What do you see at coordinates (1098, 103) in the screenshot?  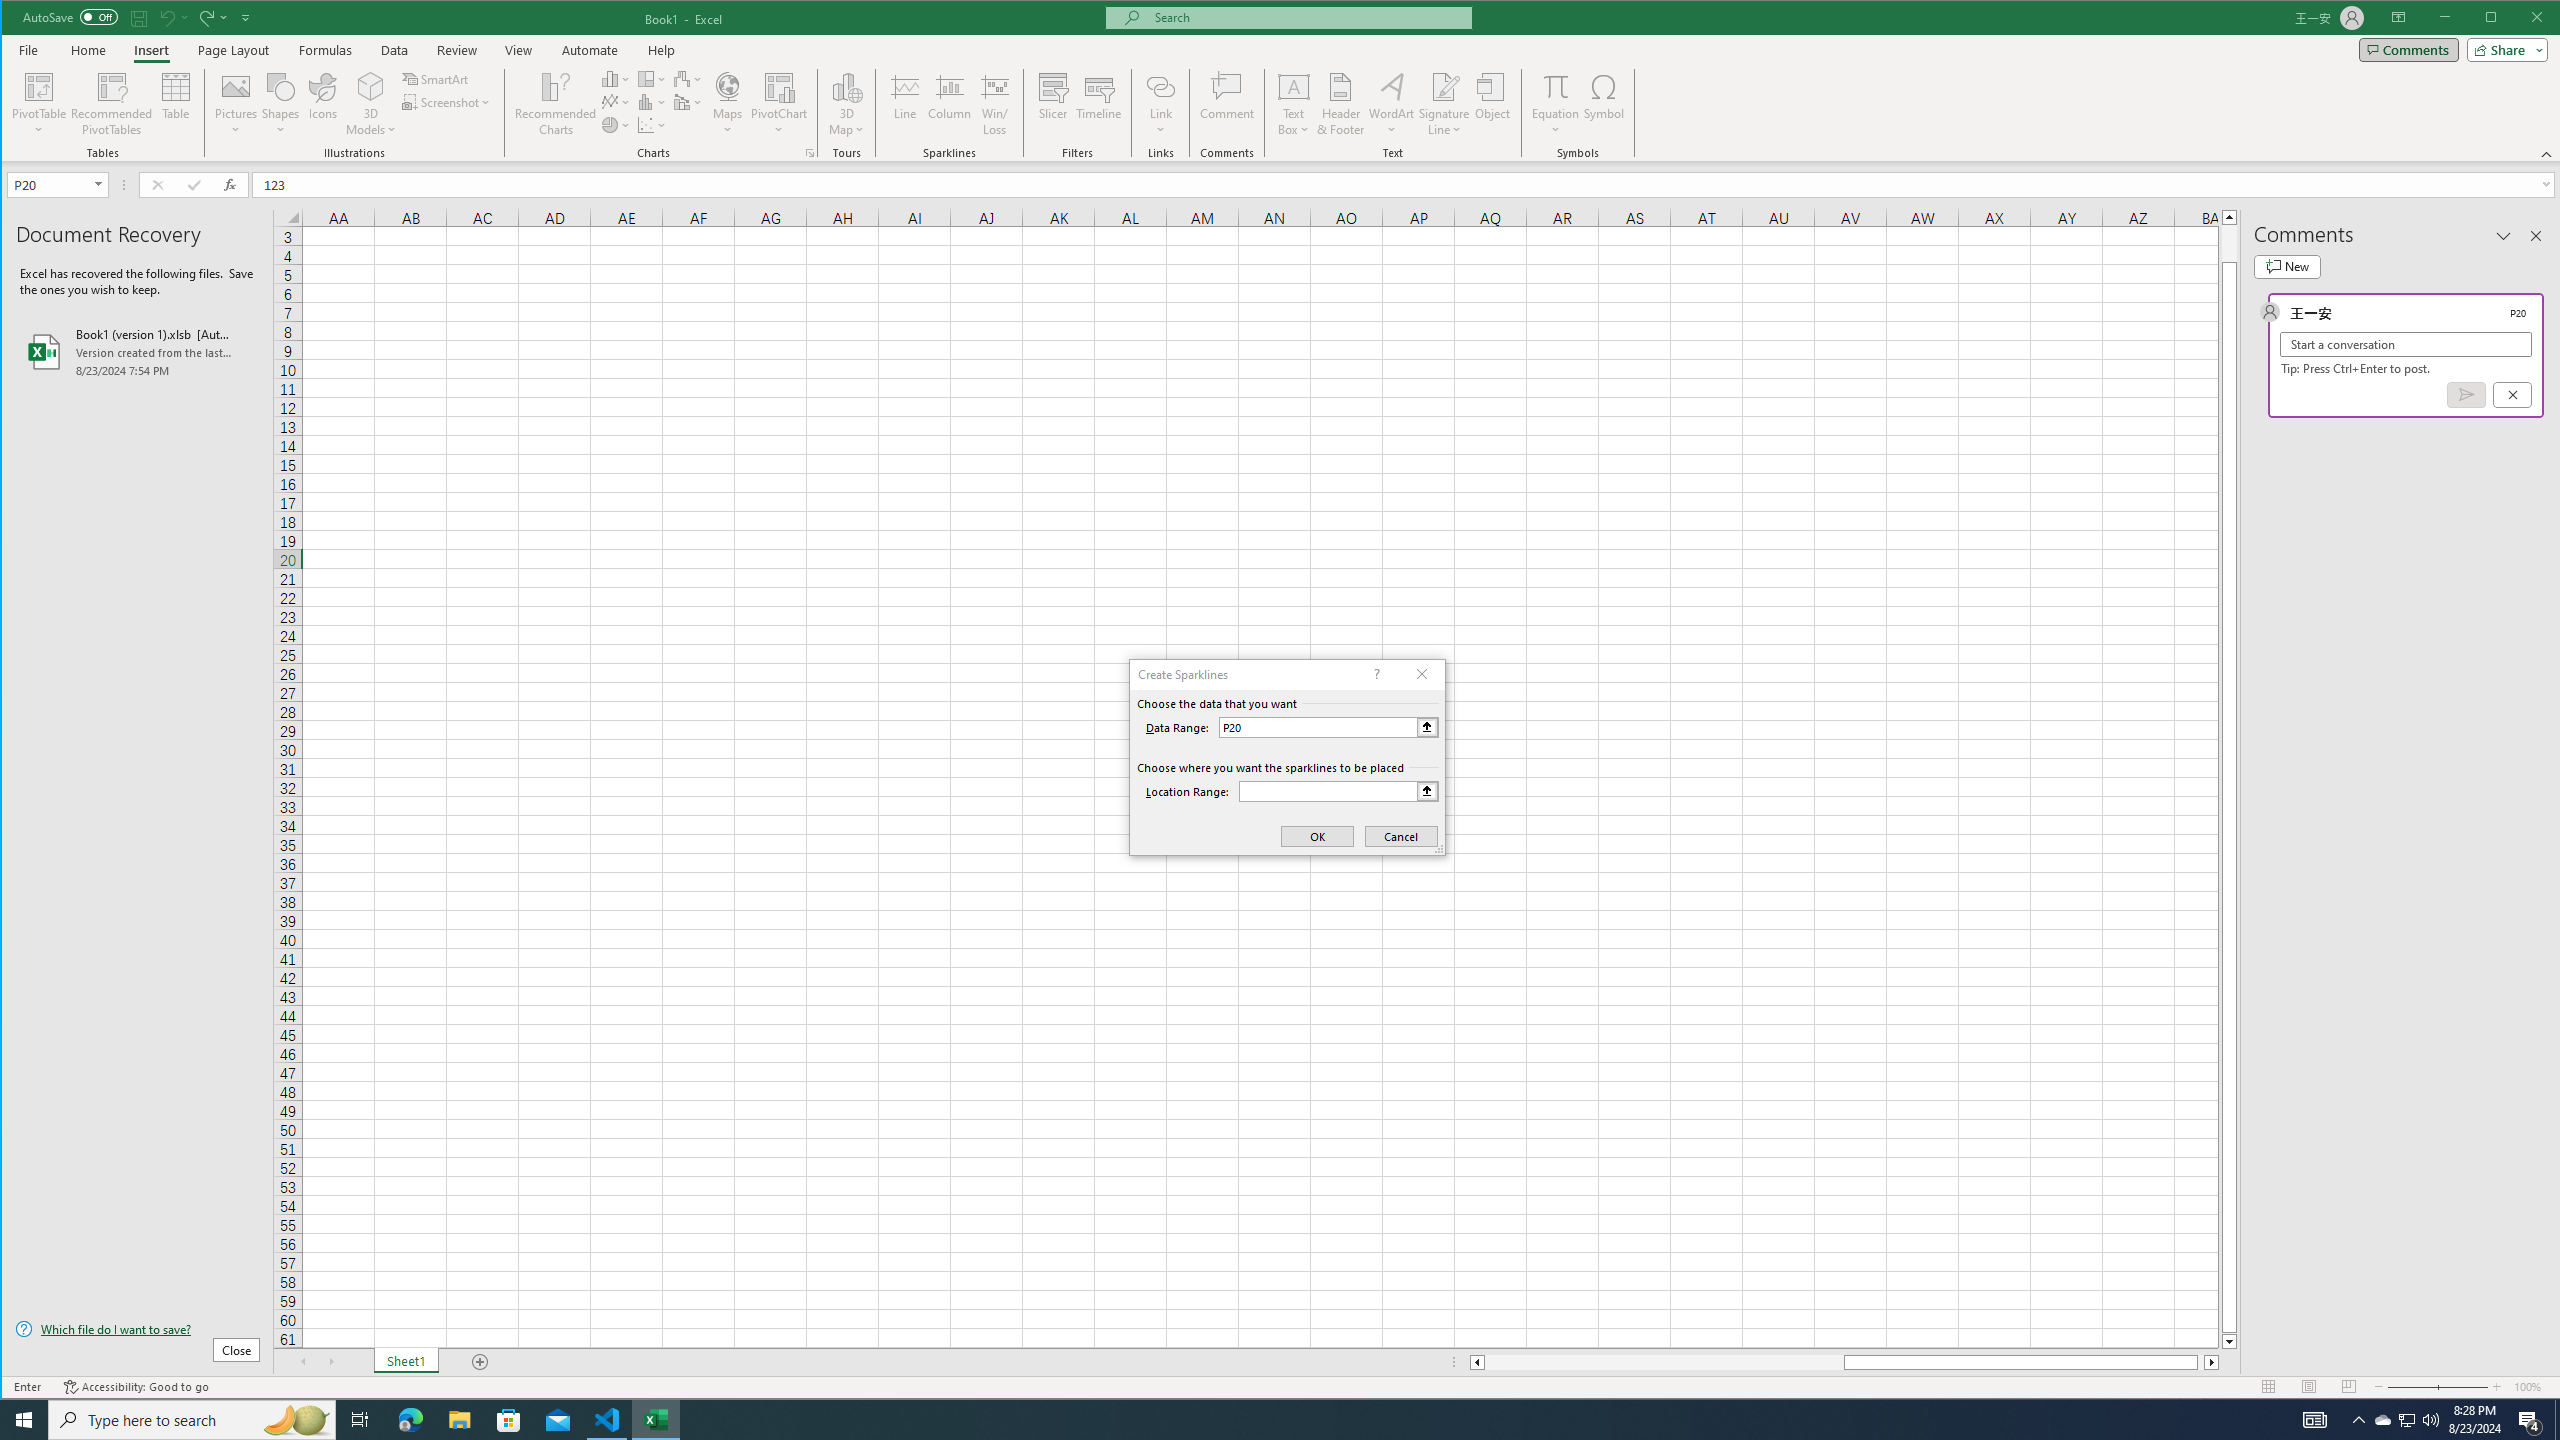 I see `'Timeline'` at bounding box center [1098, 103].